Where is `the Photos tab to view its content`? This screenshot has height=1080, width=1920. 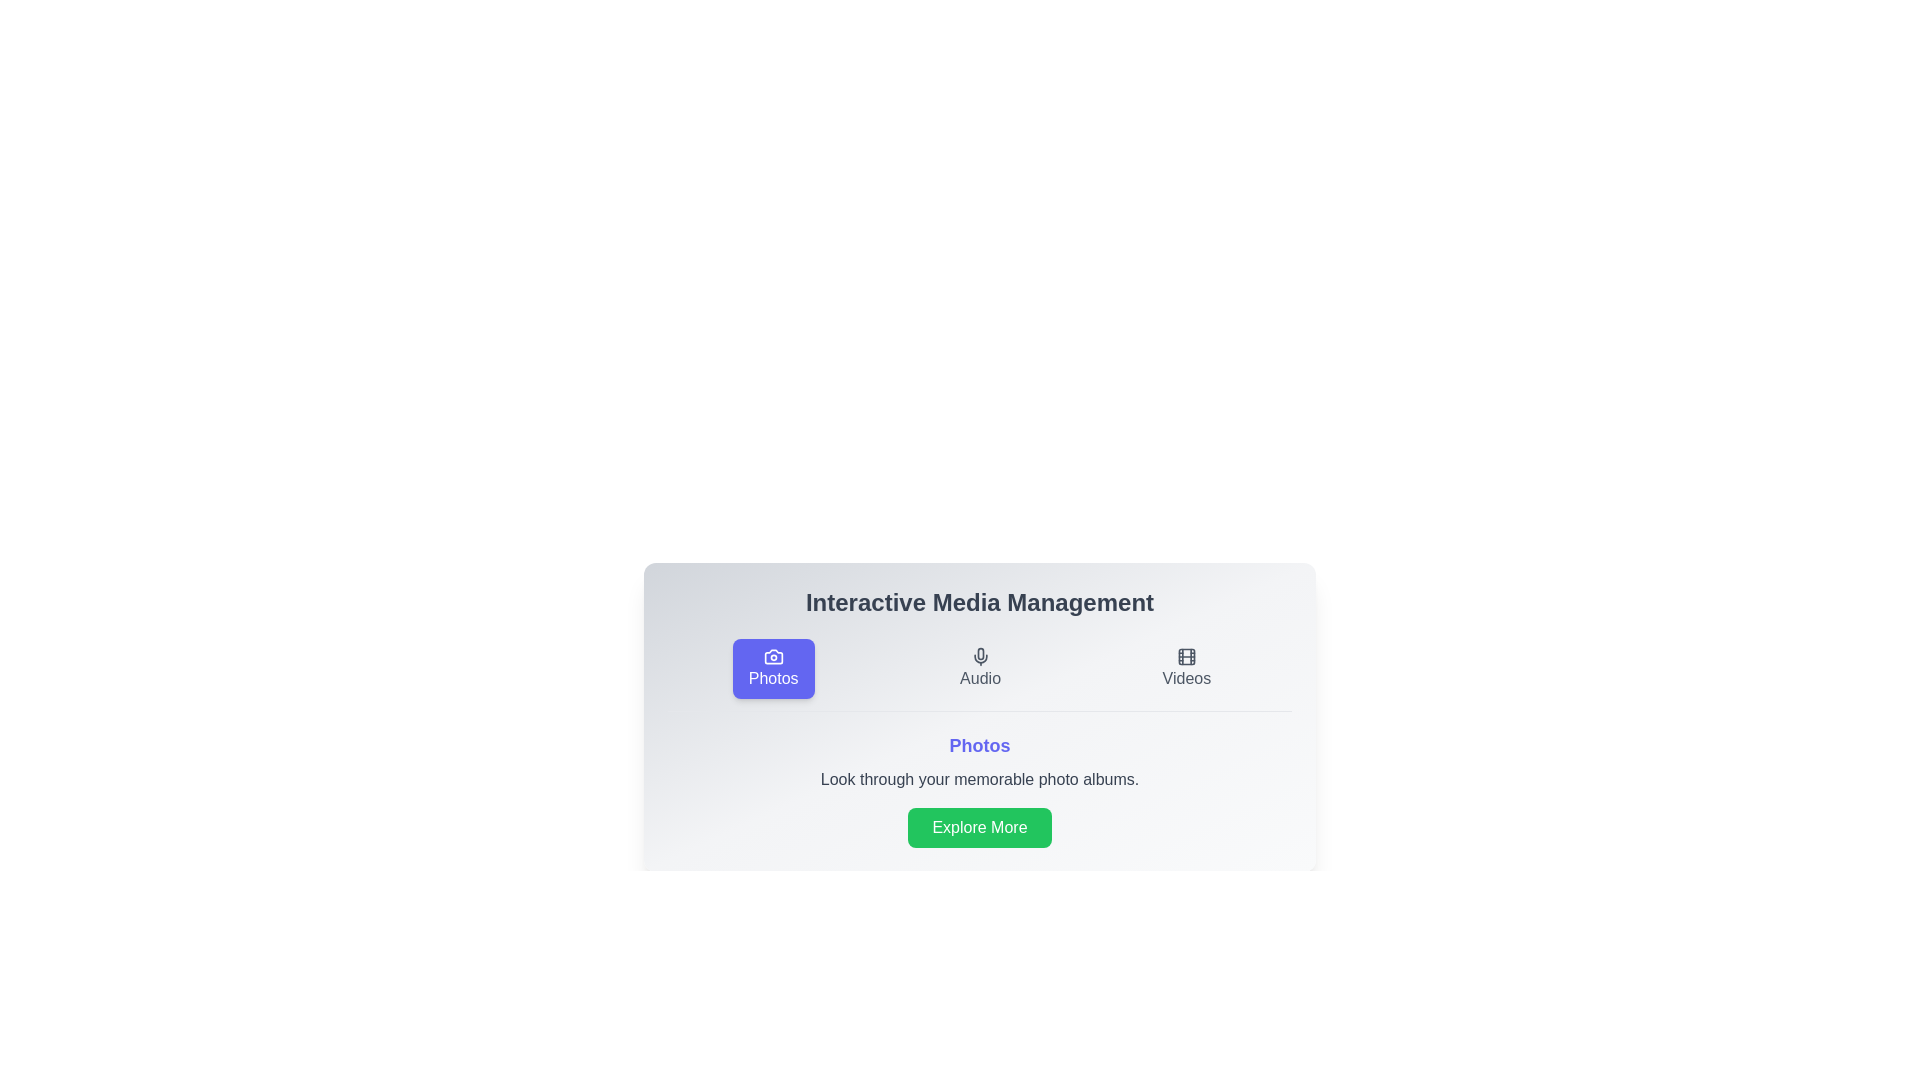 the Photos tab to view its content is located at coordinates (772, 668).